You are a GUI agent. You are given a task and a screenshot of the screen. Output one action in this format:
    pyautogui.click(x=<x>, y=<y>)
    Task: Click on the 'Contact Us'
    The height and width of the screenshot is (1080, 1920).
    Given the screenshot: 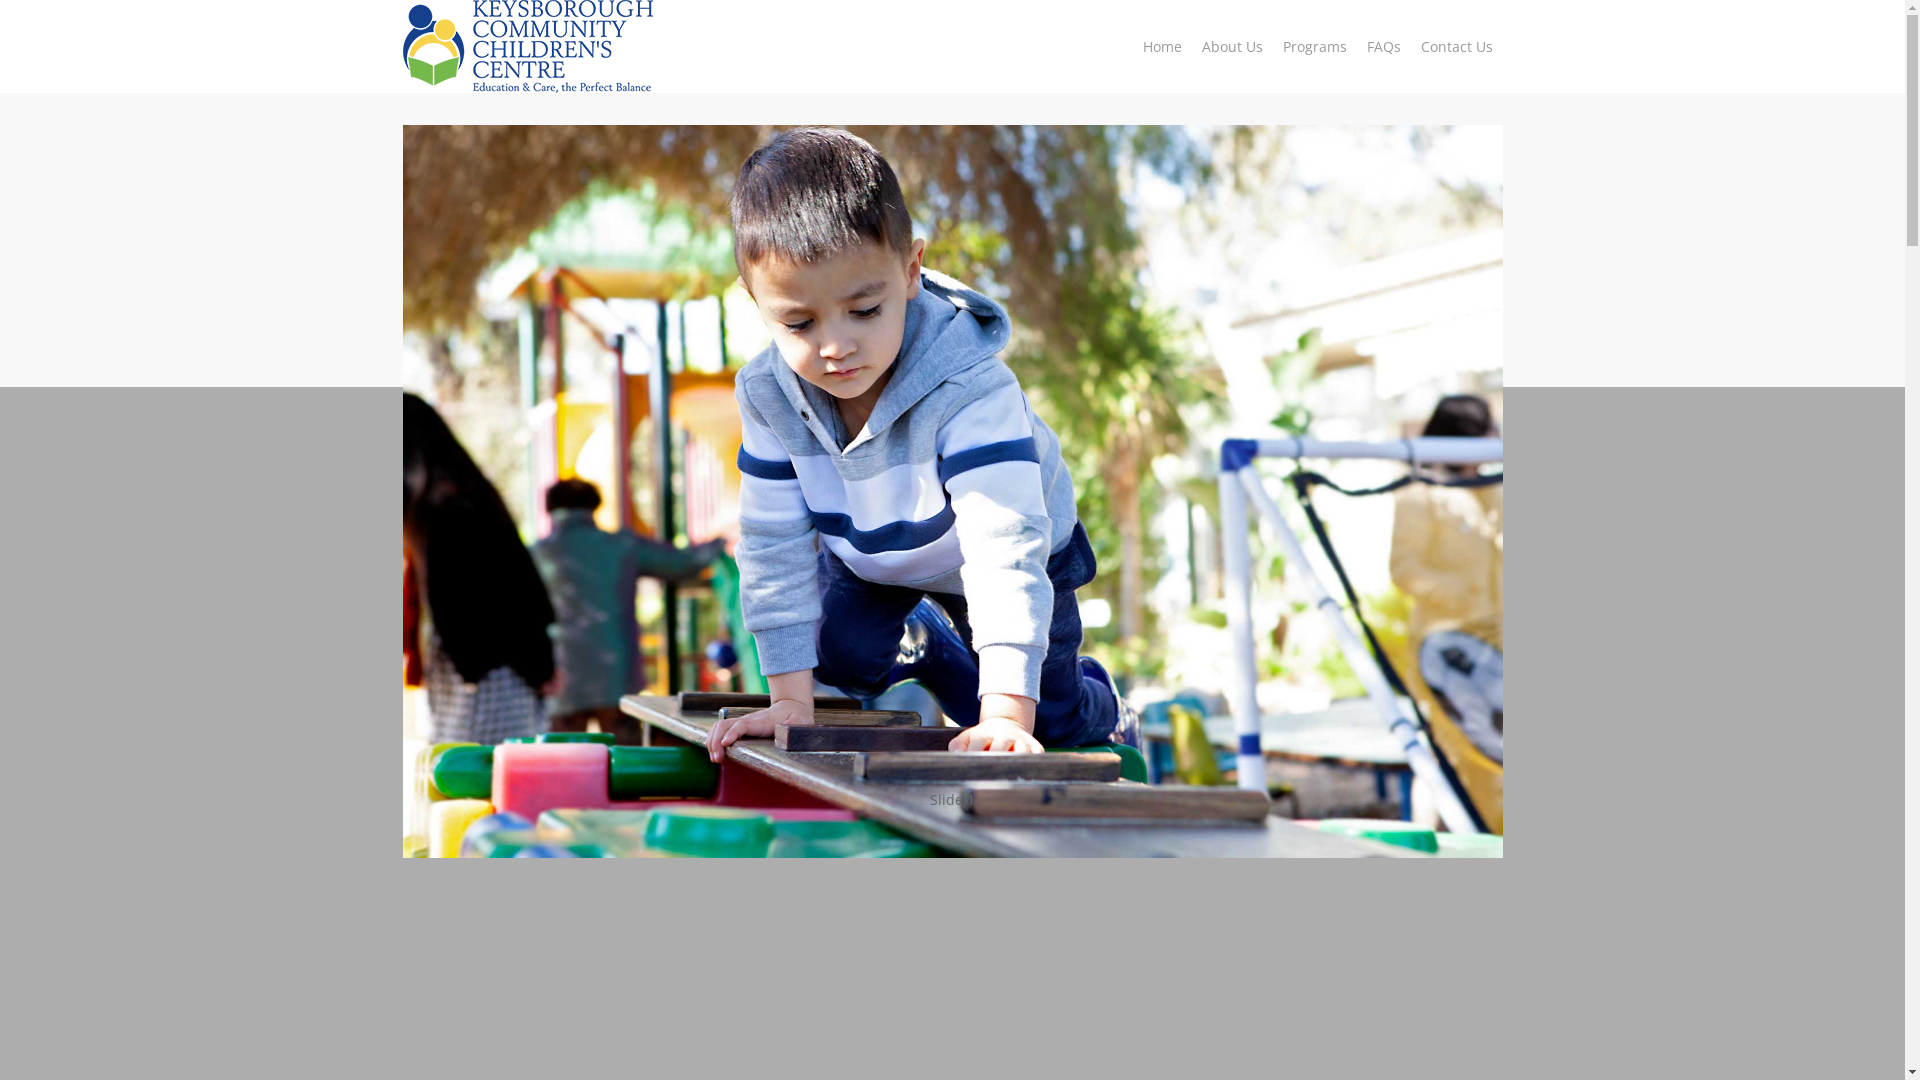 What is the action you would take?
    pyautogui.click(x=1455, y=45)
    